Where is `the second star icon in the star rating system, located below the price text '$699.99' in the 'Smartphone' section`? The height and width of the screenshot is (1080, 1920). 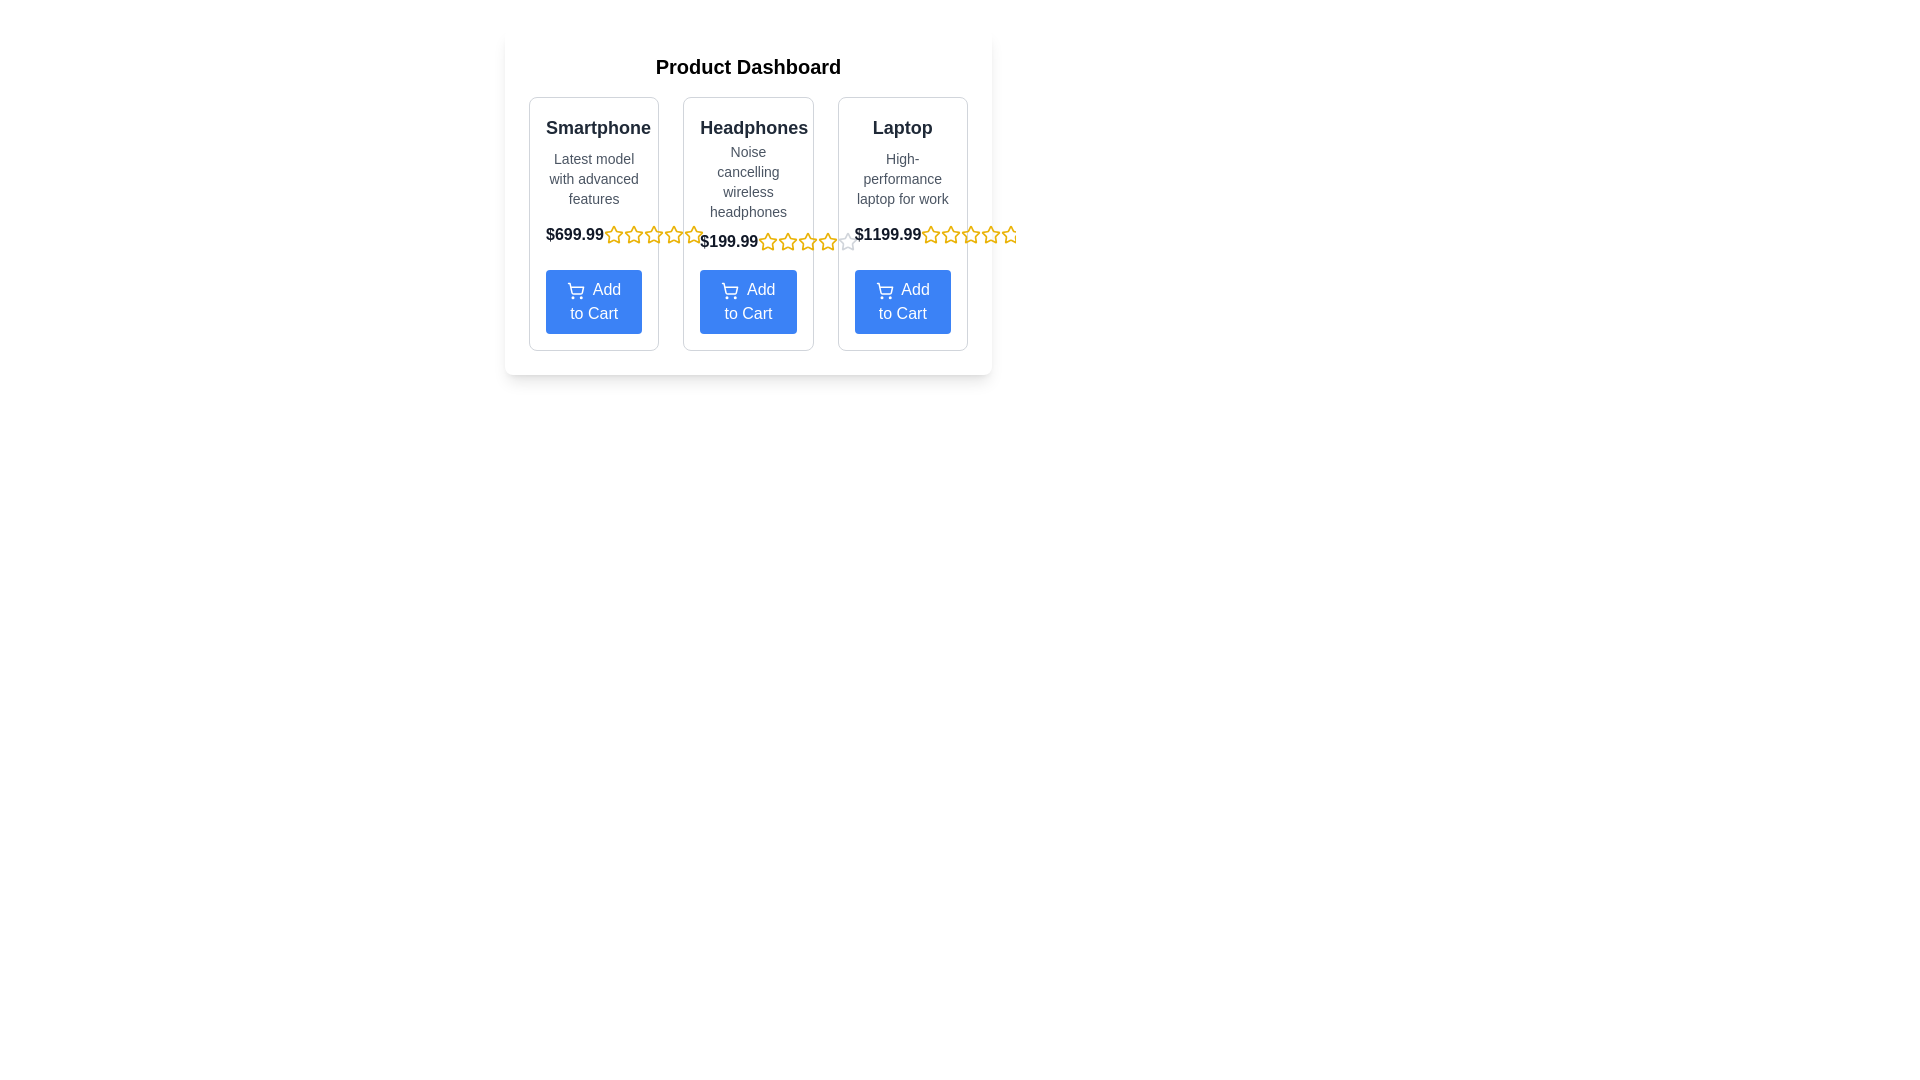
the second star icon in the star rating system, located below the price text '$699.99' in the 'Smartphone' section is located at coordinates (632, 234).